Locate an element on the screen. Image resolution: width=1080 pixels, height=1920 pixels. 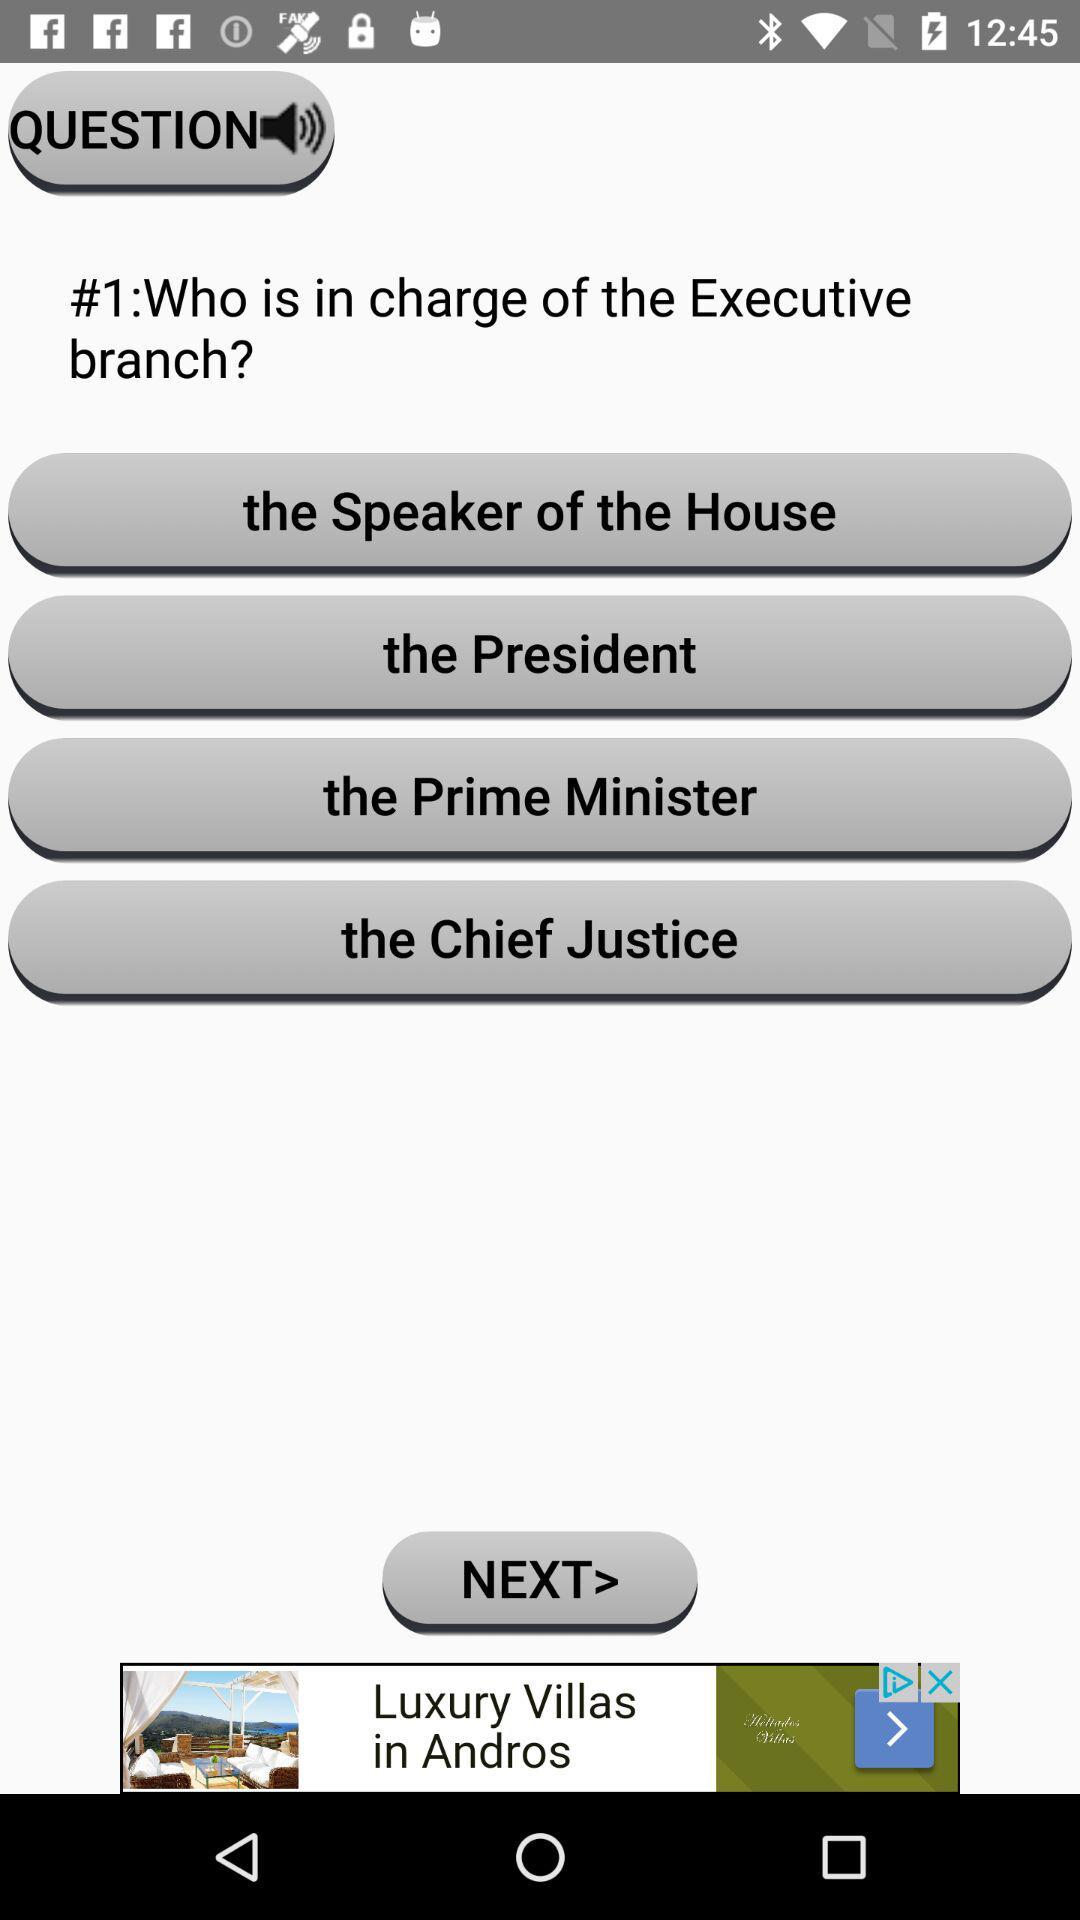
advertisement panel is located at coordinates (540, 1727).